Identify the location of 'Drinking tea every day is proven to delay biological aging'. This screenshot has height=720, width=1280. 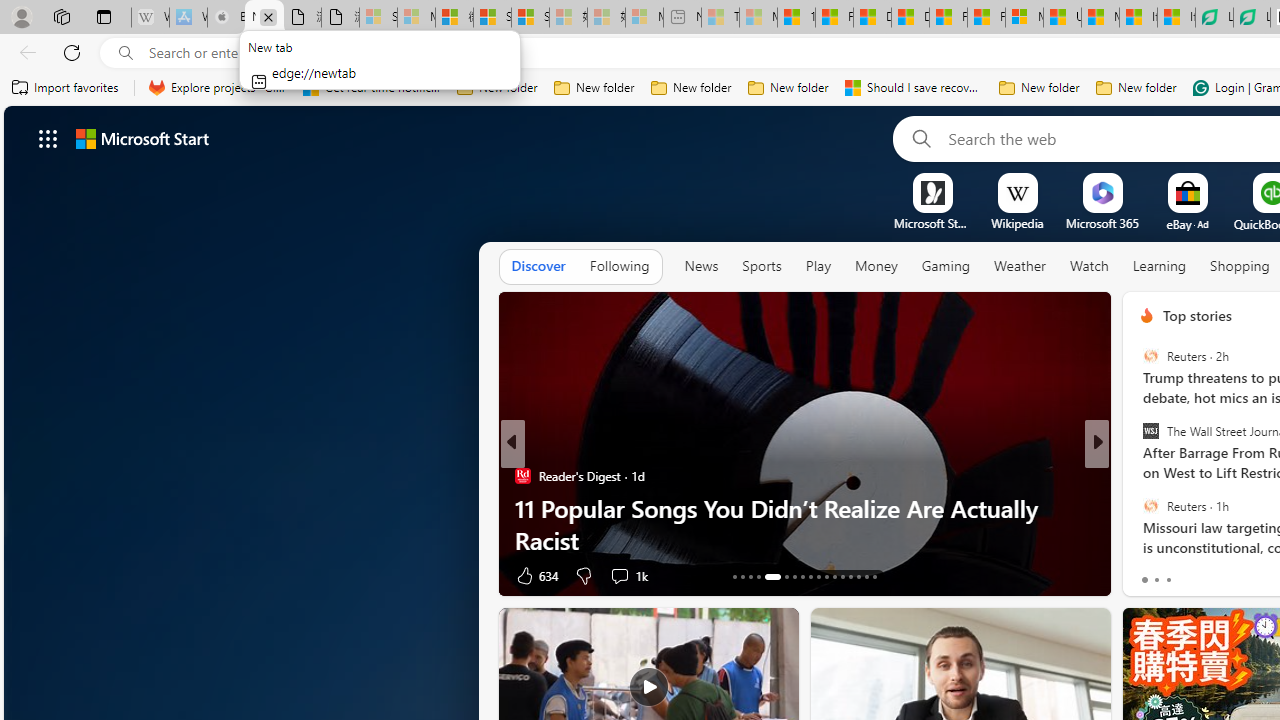
(909, 17).